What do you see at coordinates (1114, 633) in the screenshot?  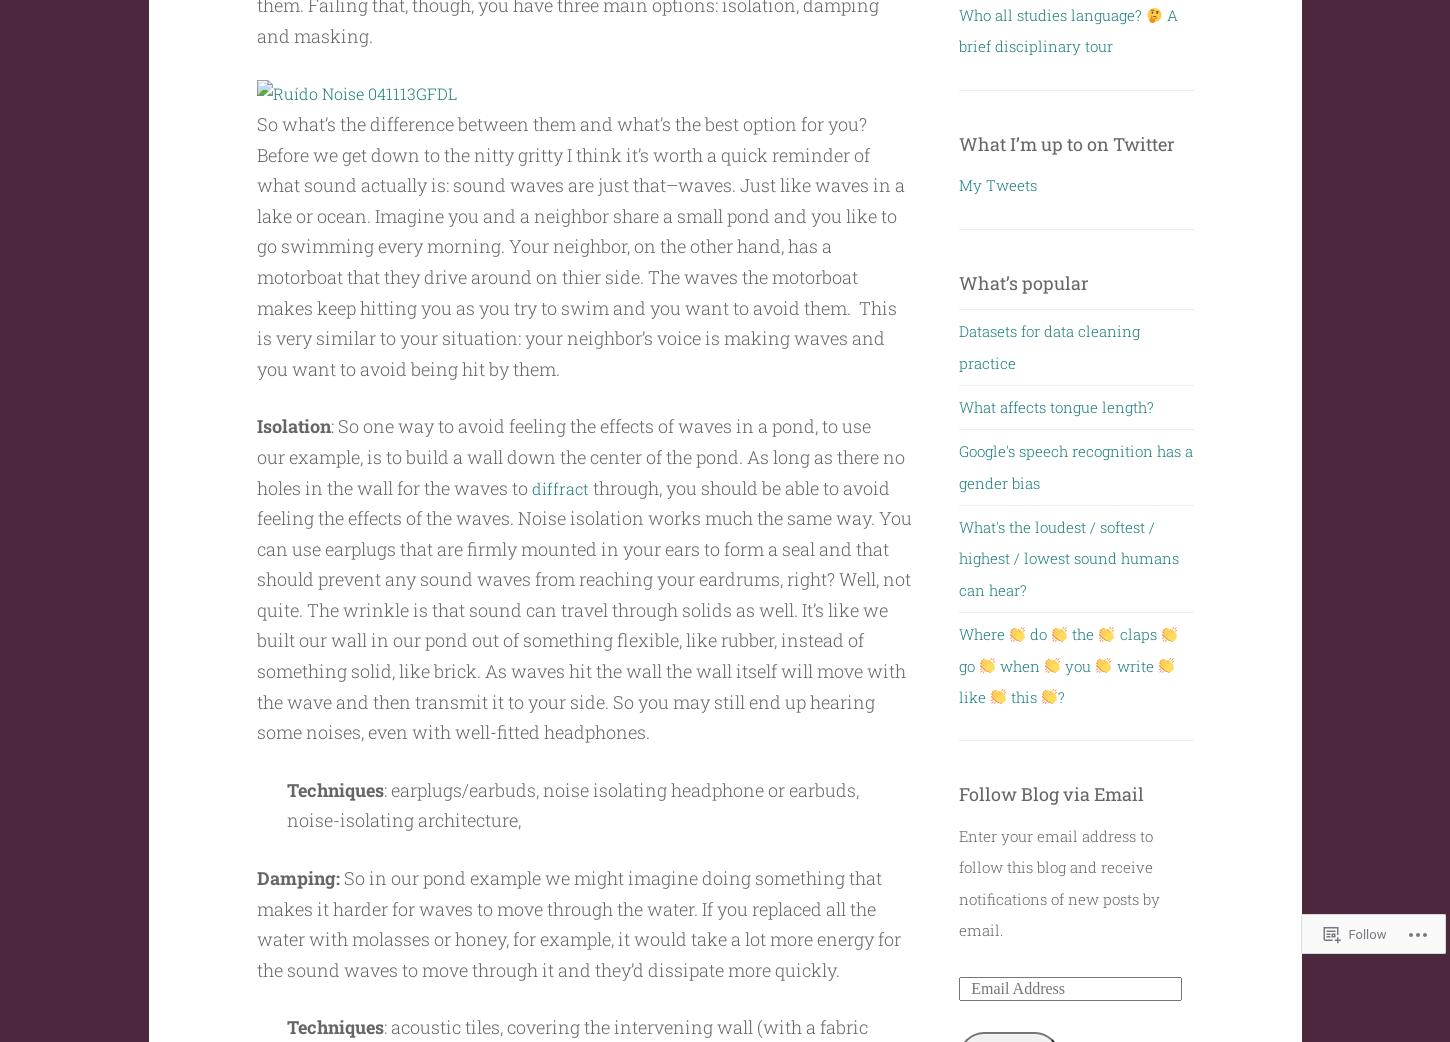 I see `'claps'` at bounding box center [1114, 633].